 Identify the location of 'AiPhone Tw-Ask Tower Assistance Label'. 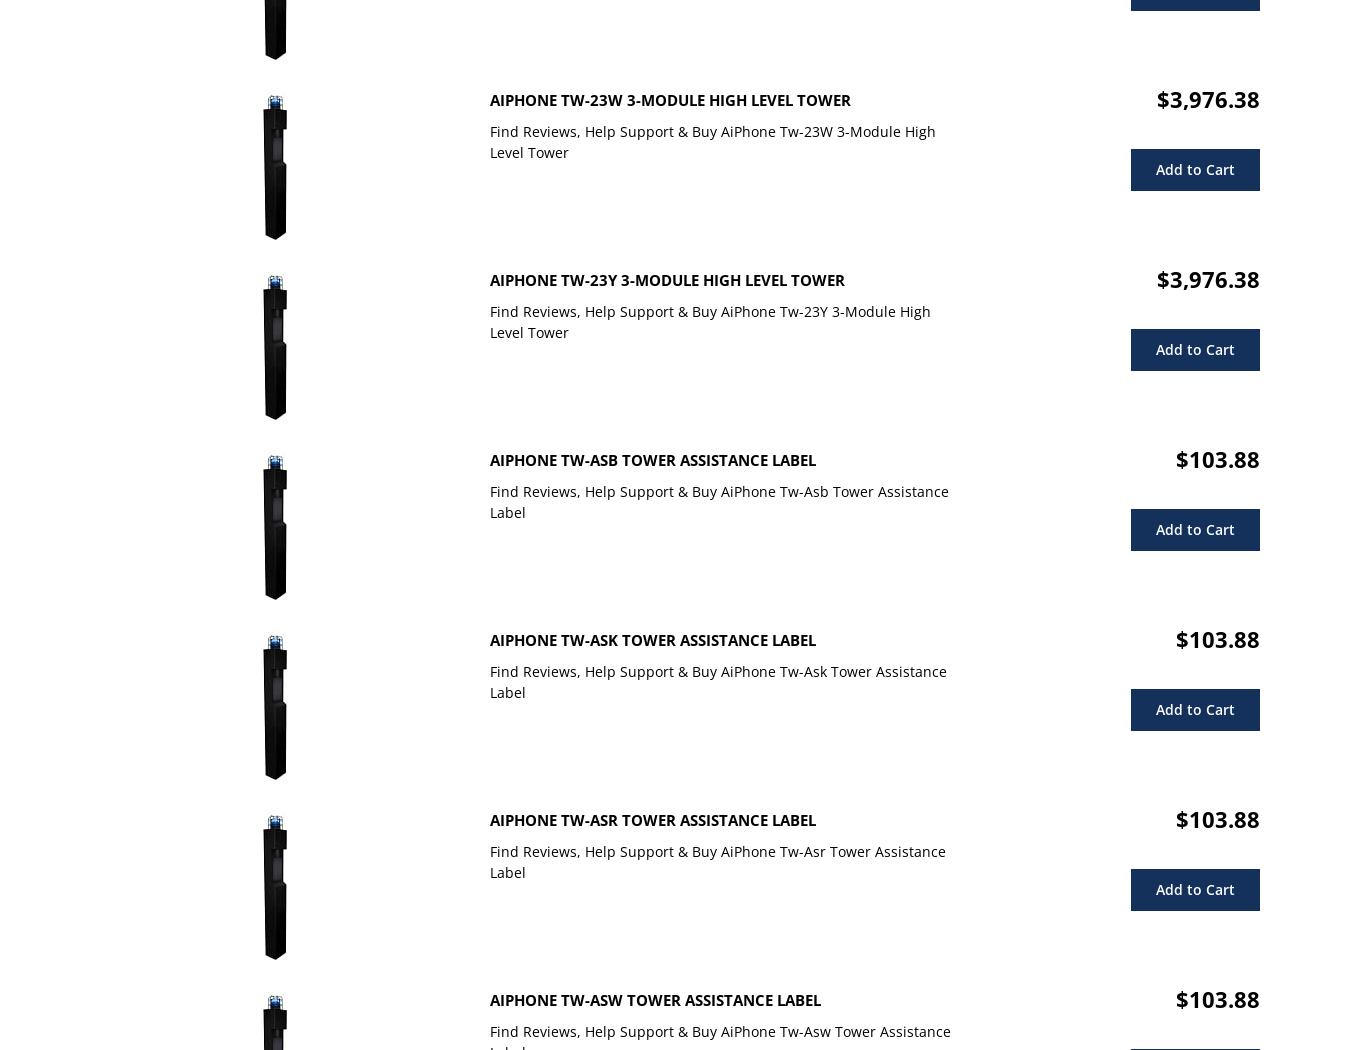
(652, 638).